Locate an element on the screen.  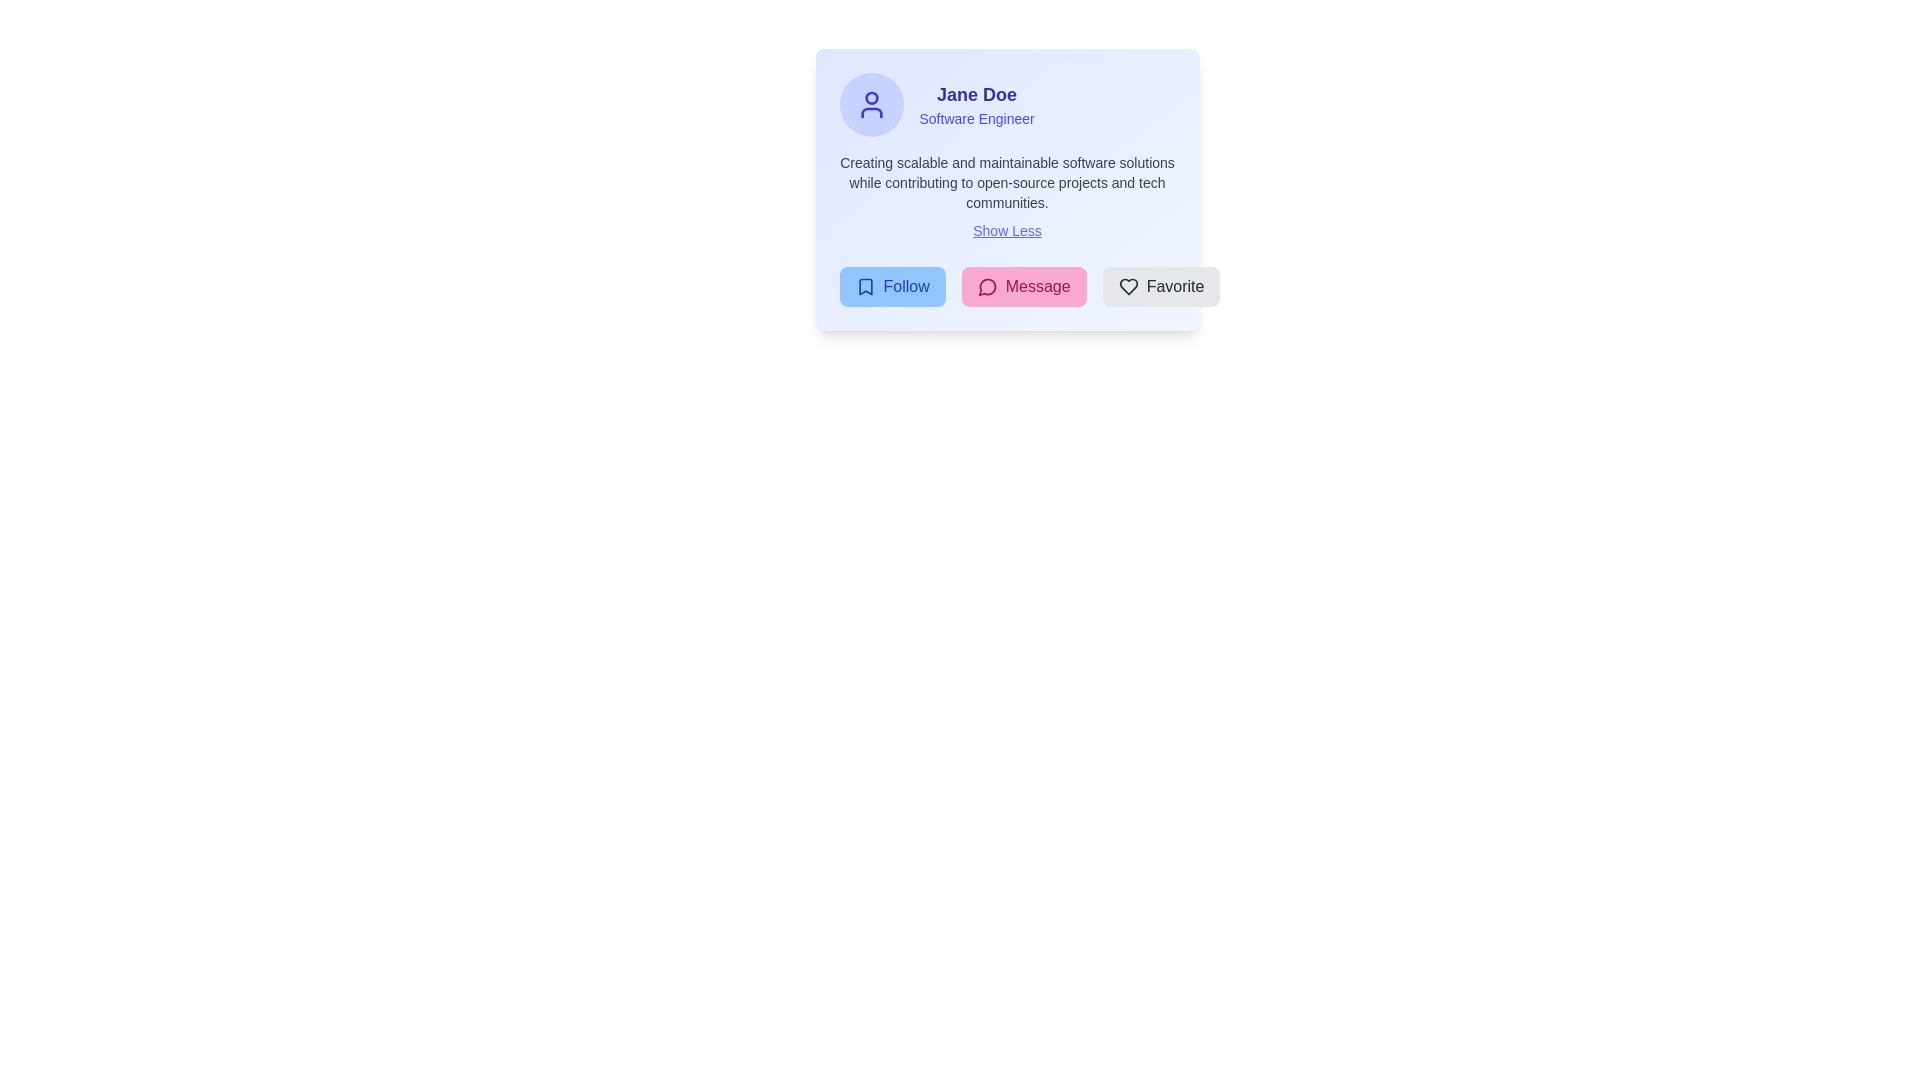
the rightmost button in the row of three buttons below the user card is located at coordinates (1161, 286).